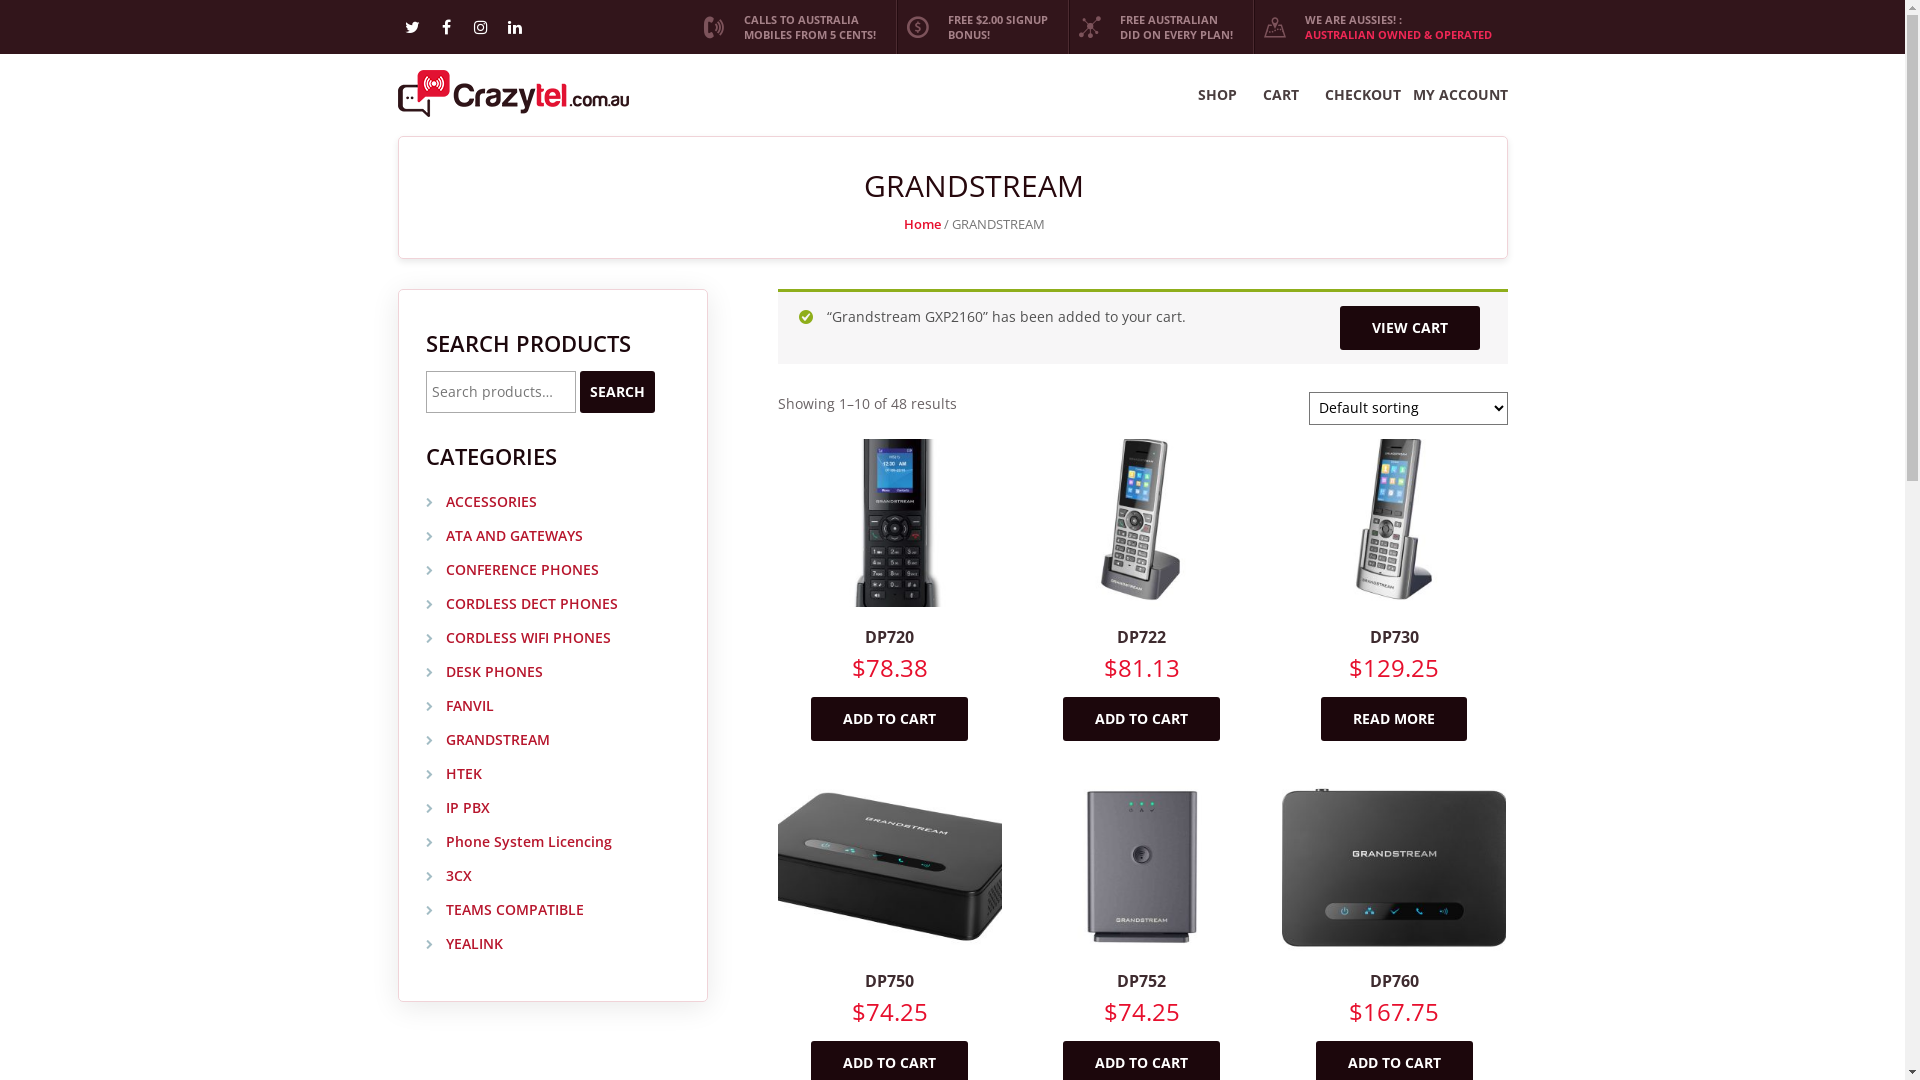  Describe the element at coordinates (456, 807) in the screenshot. I see `'IP PBX'` at that location.